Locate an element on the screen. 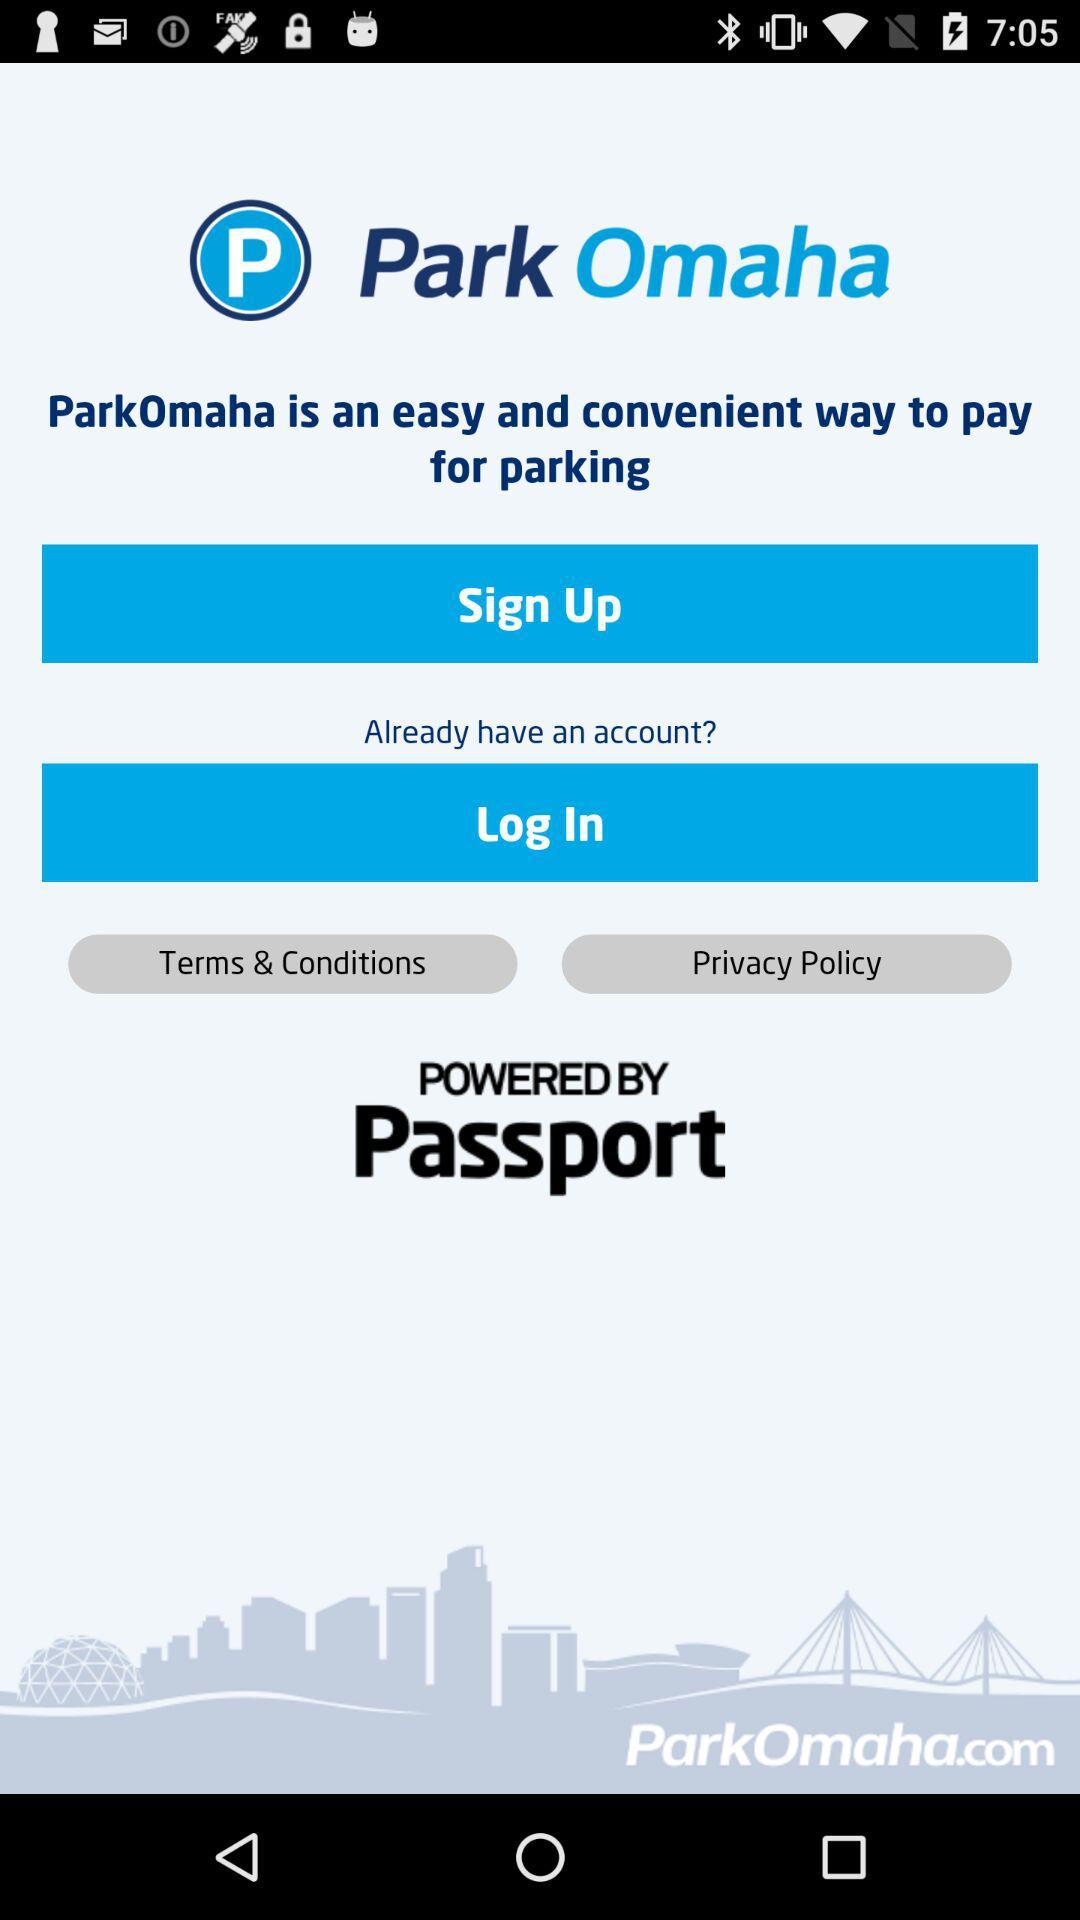 This screenshot has height=1920, width=1080. the terms & conditions on the left is located at coordinates (292, 964).